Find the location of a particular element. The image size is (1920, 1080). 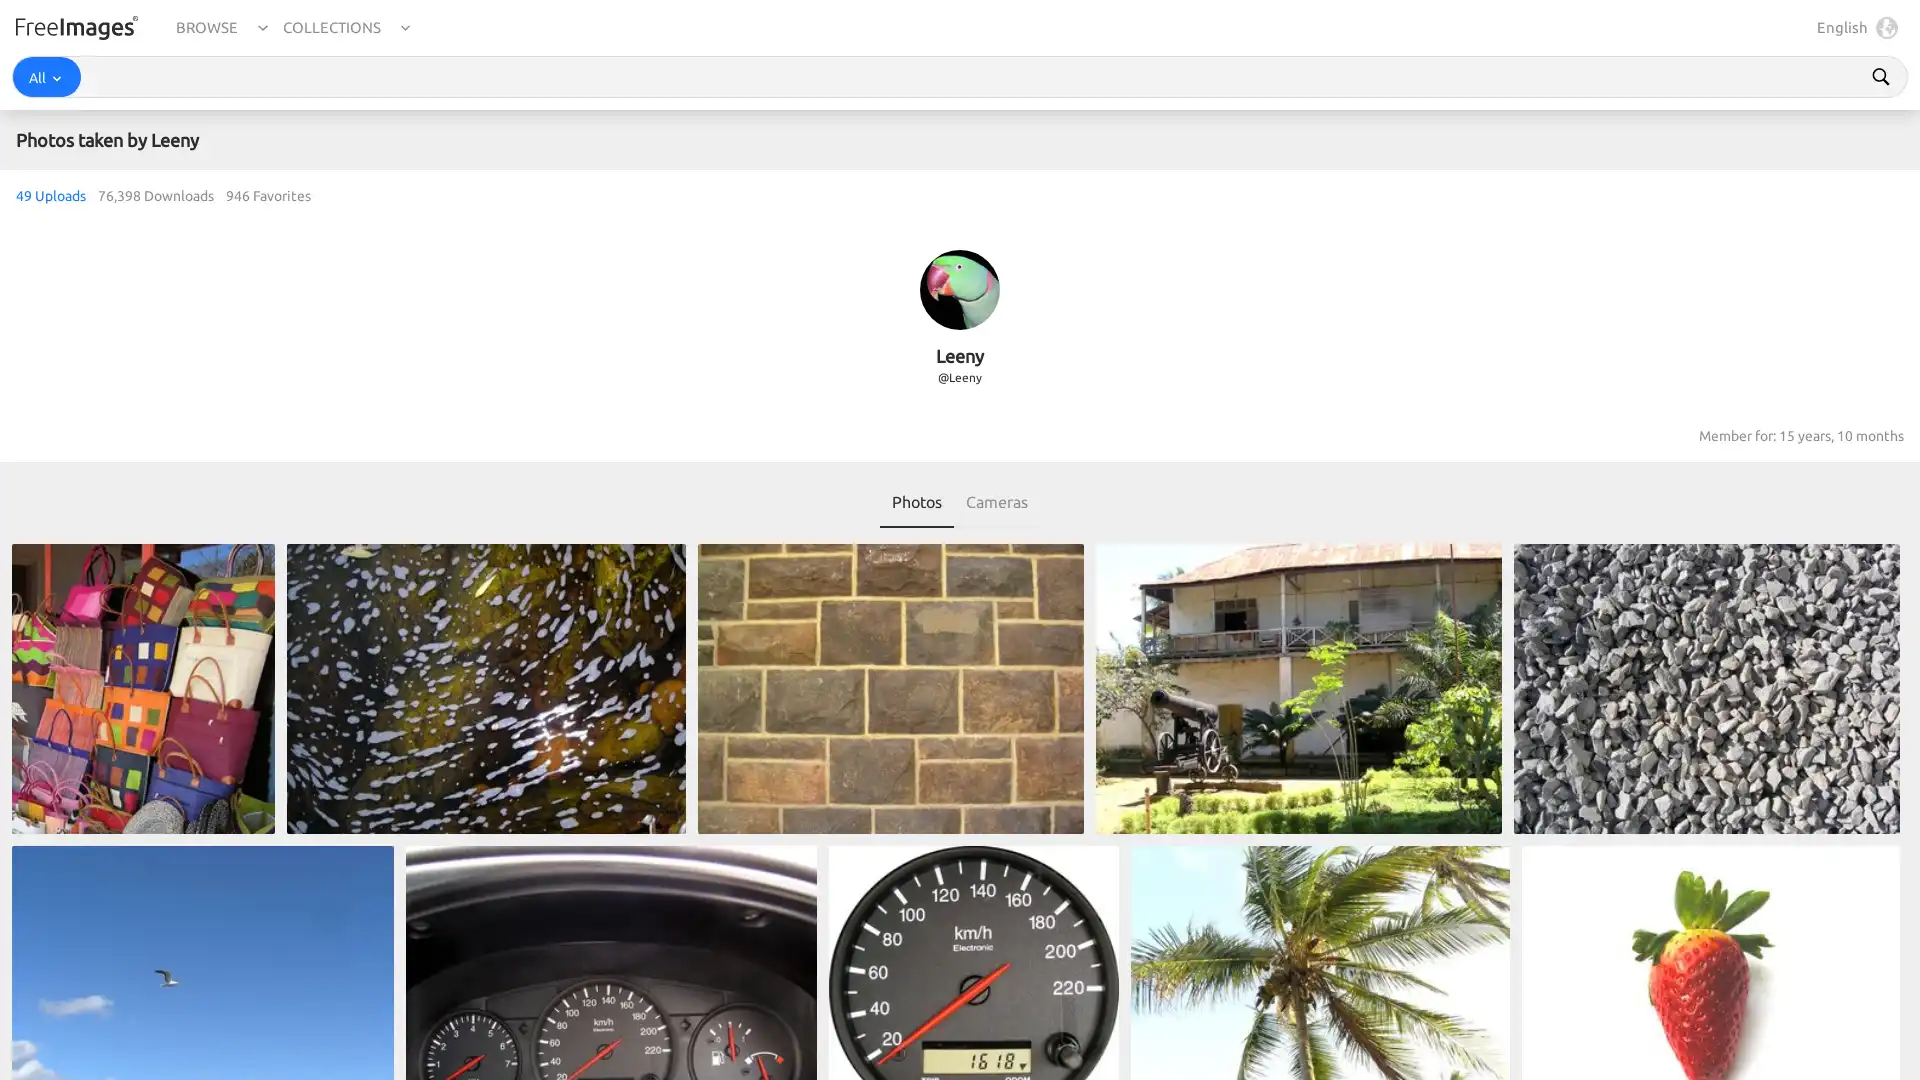

Do Not Sell My Personal Information is located at coordinates (1399, 1036).